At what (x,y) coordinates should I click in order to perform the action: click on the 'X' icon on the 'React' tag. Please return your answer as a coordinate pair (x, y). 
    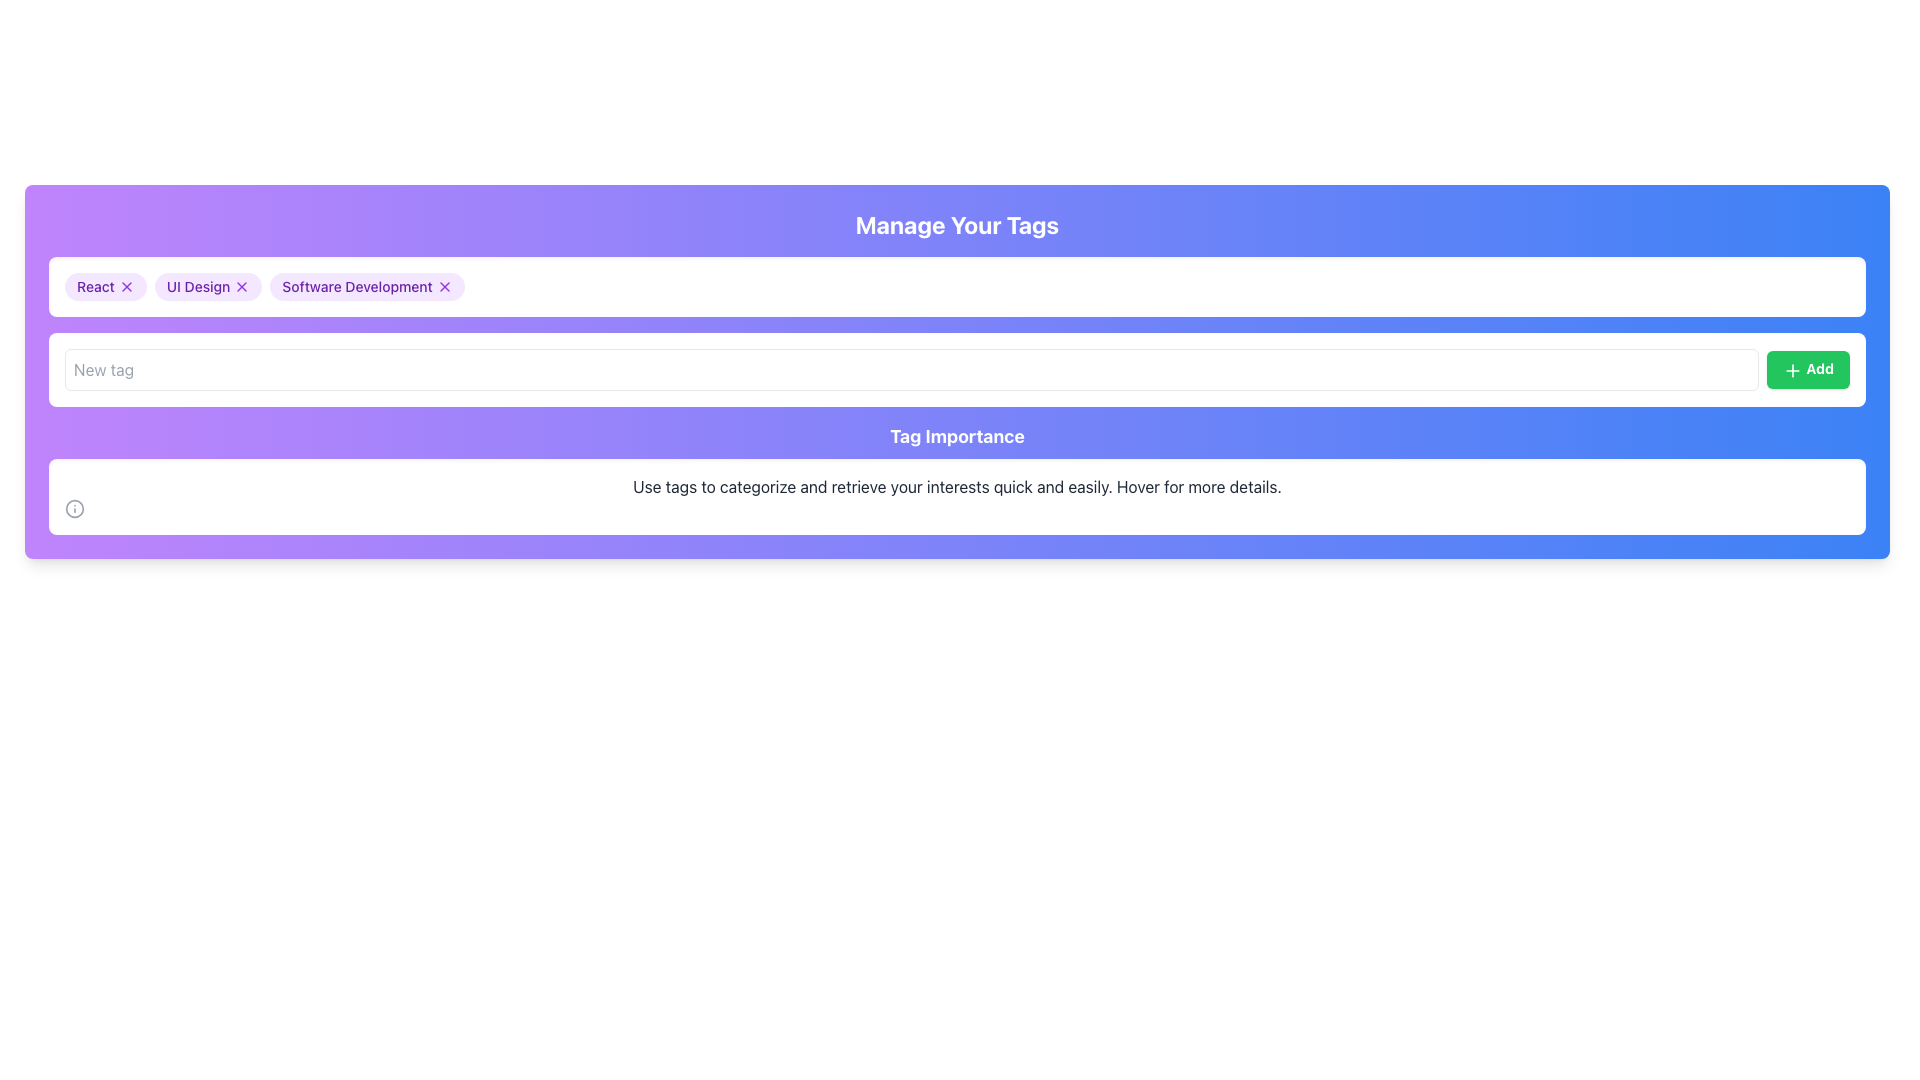
    Looking at the image, I should click on (104, 286).